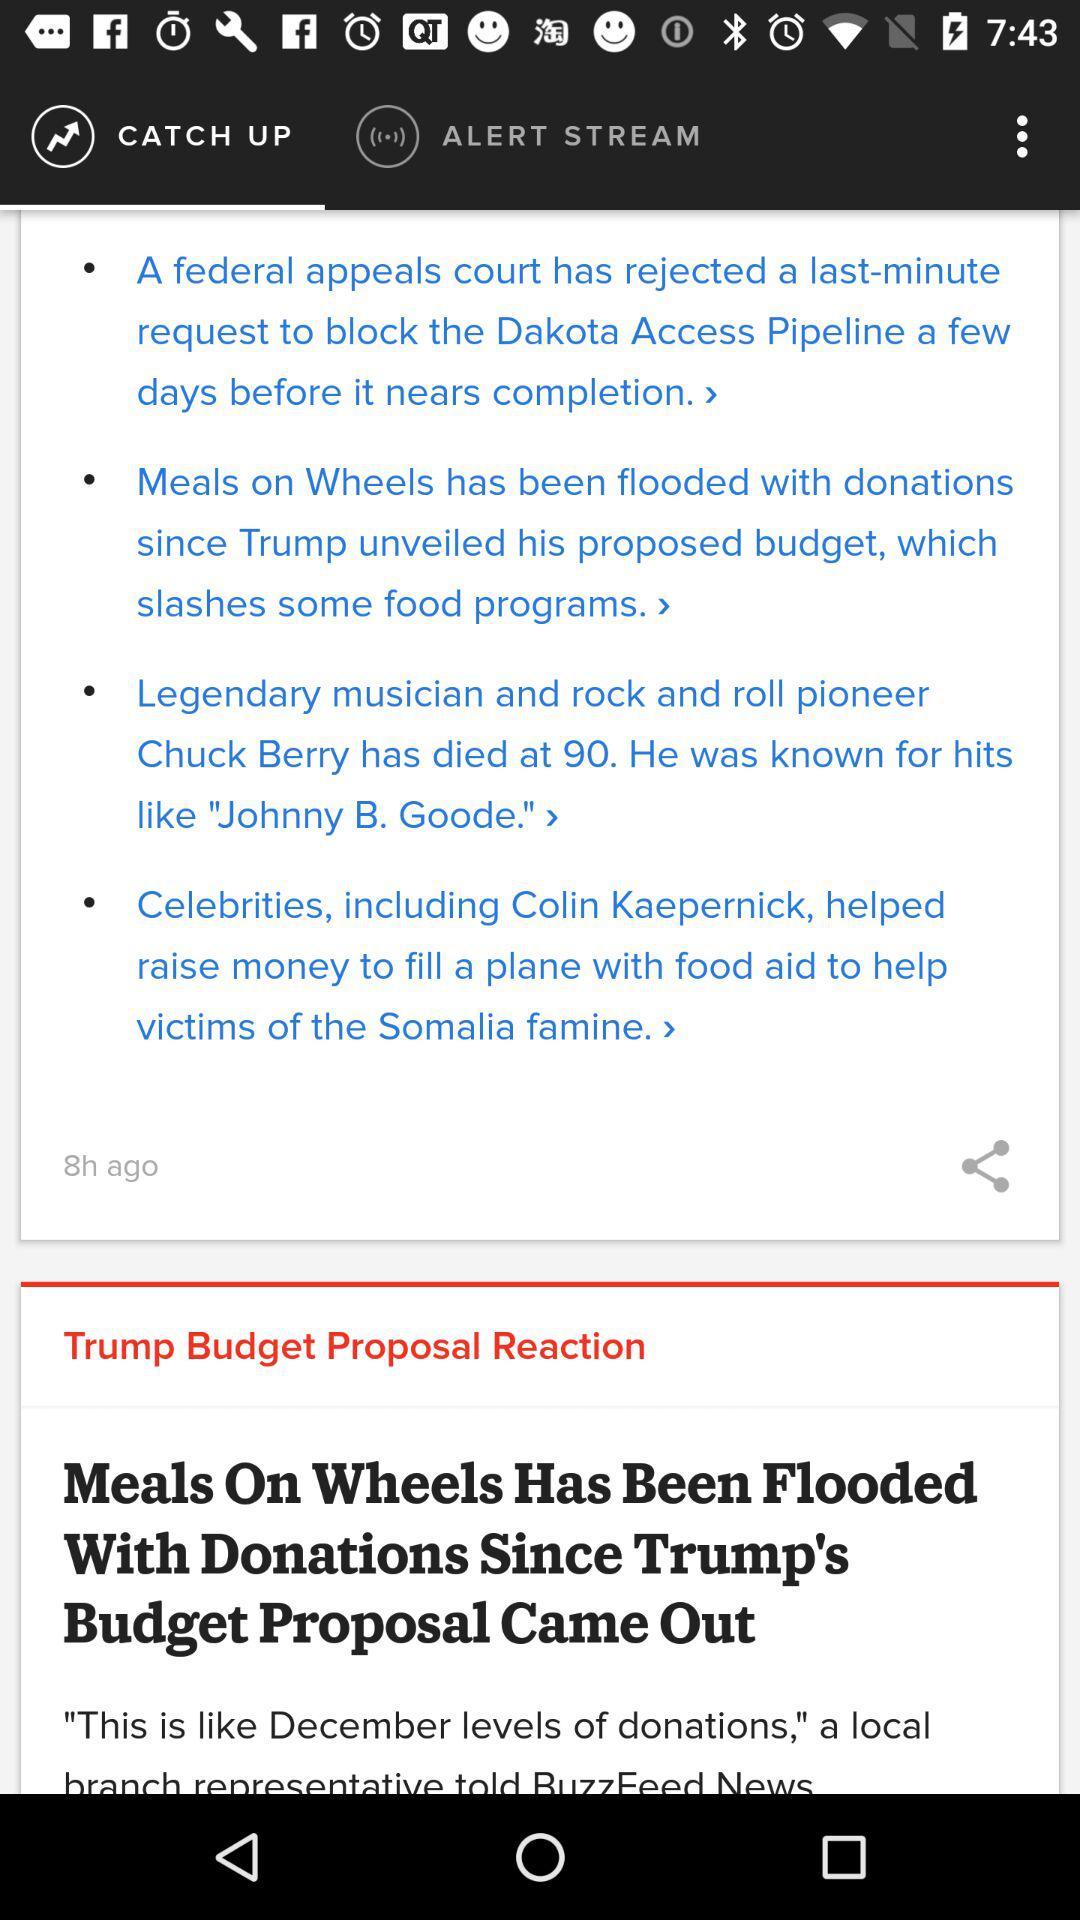  What do you see at coordinates (1027, 135) in the screenshot?
I see `the icon at the top right corner` at bounding box center [1027, 135].